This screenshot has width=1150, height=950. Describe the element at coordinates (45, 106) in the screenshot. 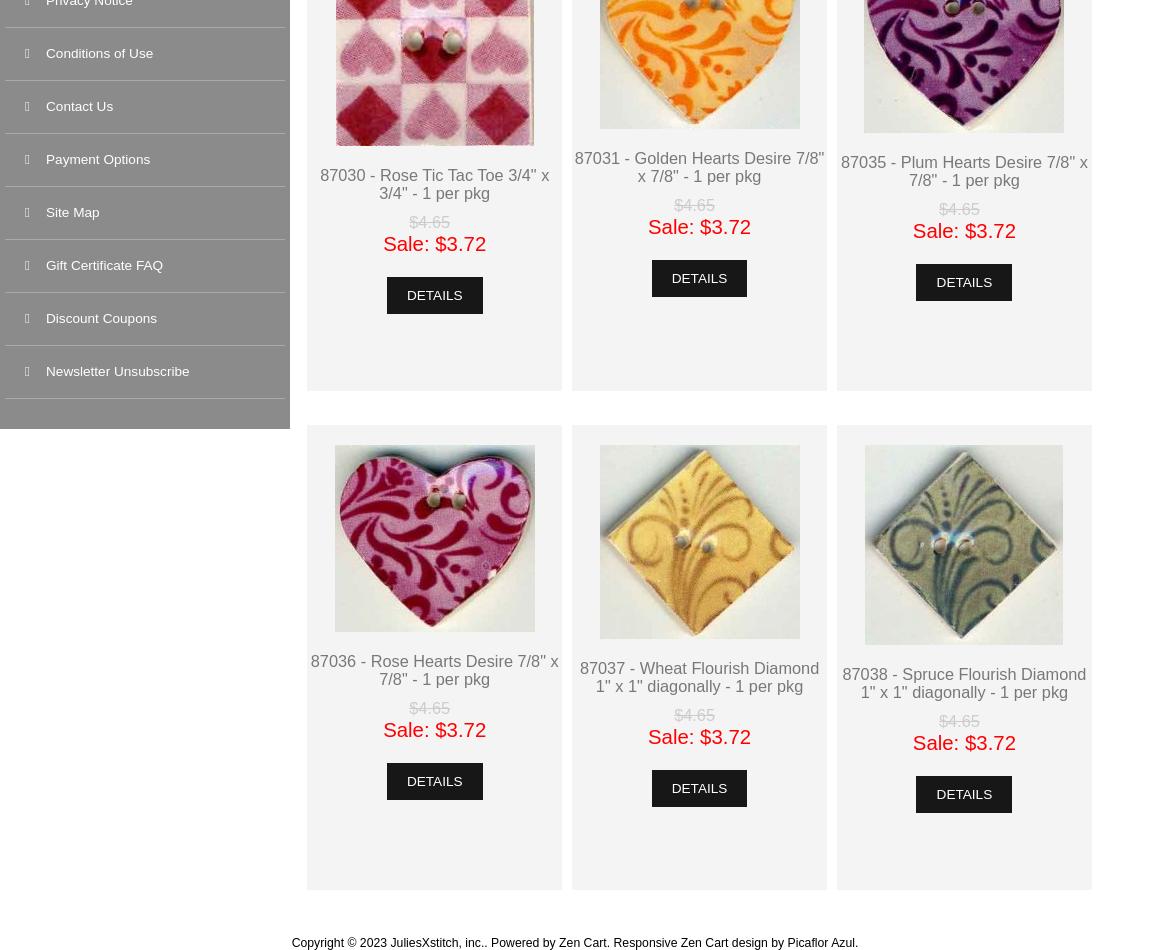

I see `'Contact Us'` at that location.